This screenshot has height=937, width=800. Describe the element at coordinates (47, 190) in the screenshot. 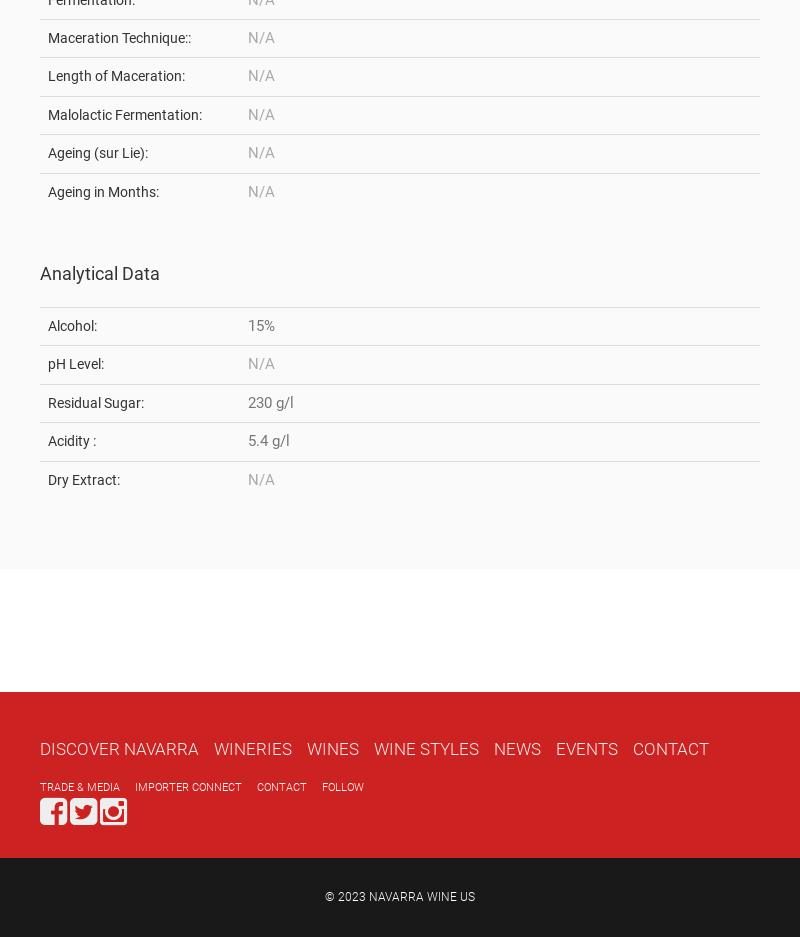

I see `'Ageing in Months:'` at that location.